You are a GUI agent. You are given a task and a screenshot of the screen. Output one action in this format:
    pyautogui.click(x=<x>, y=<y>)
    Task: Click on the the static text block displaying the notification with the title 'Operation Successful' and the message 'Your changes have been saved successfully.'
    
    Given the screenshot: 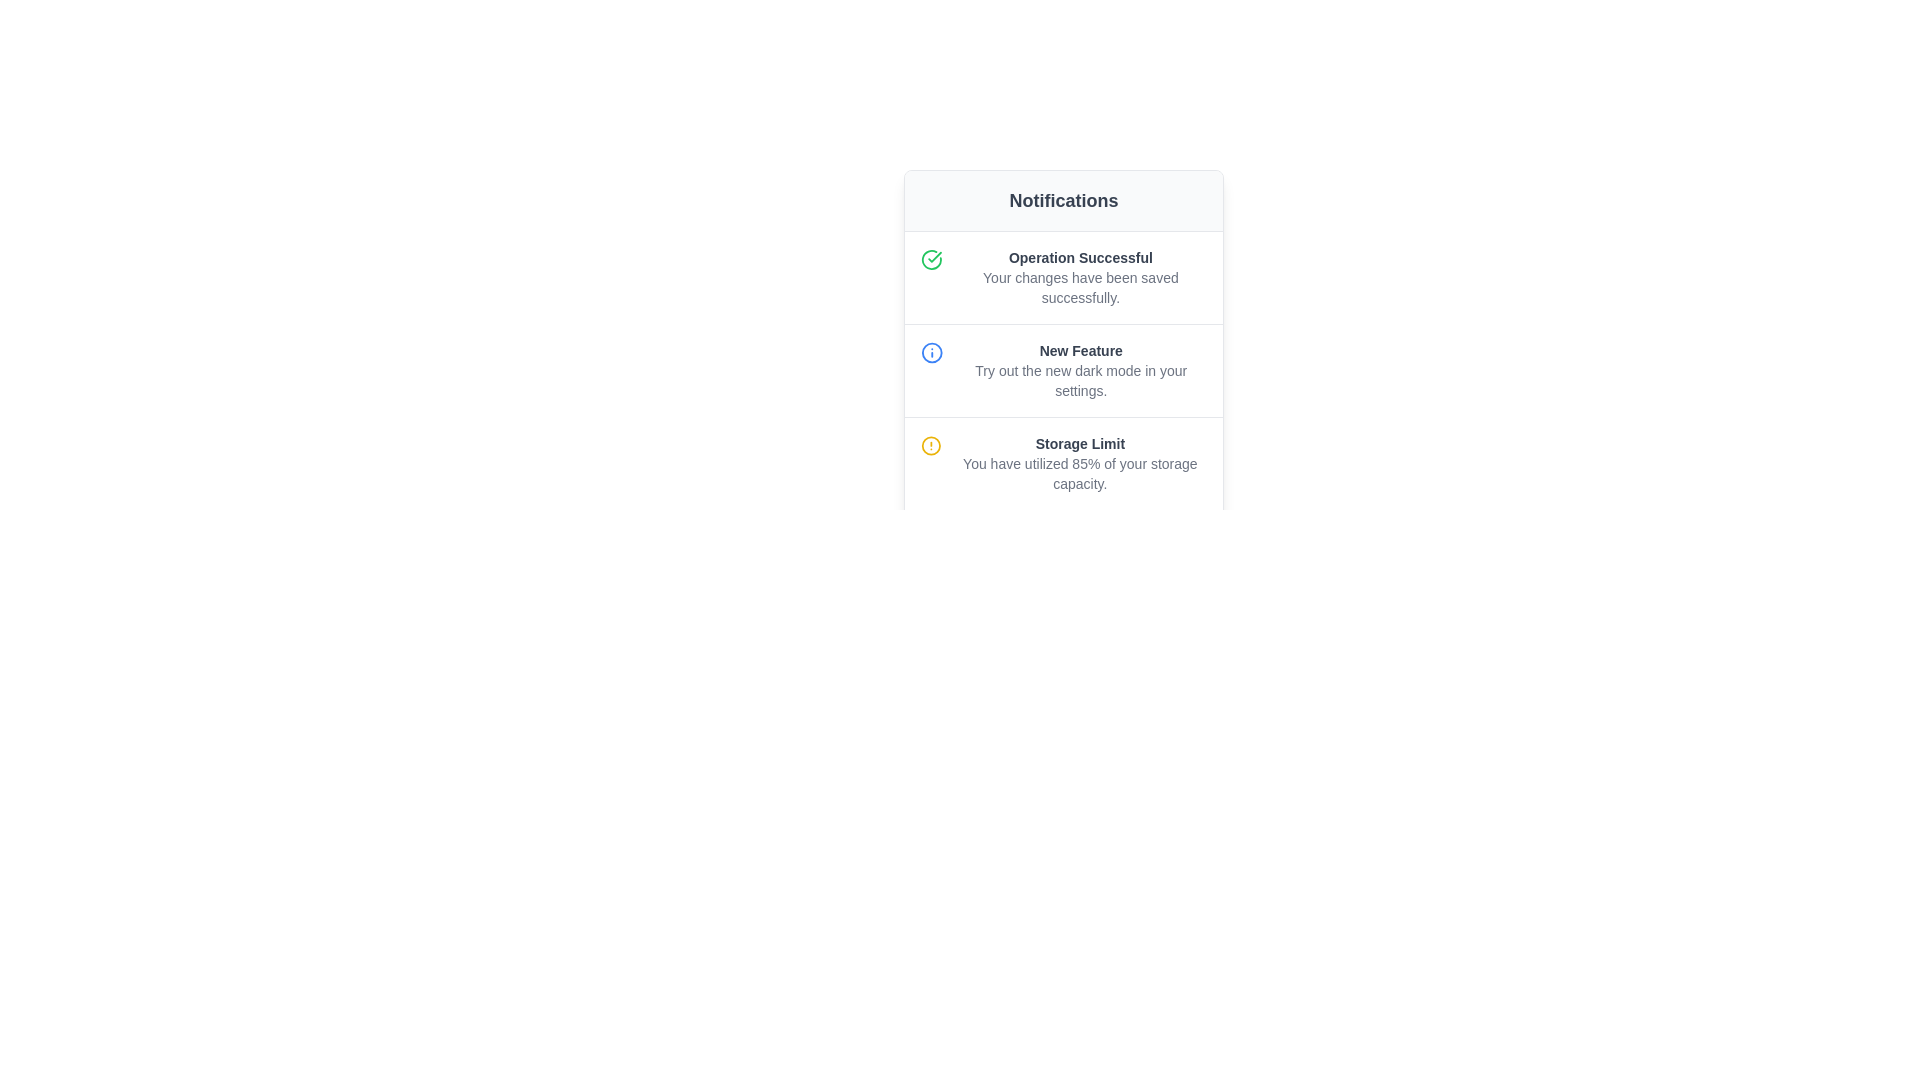 What is the action you would take?
    pyautogui.click(x=1079, y=277)
    